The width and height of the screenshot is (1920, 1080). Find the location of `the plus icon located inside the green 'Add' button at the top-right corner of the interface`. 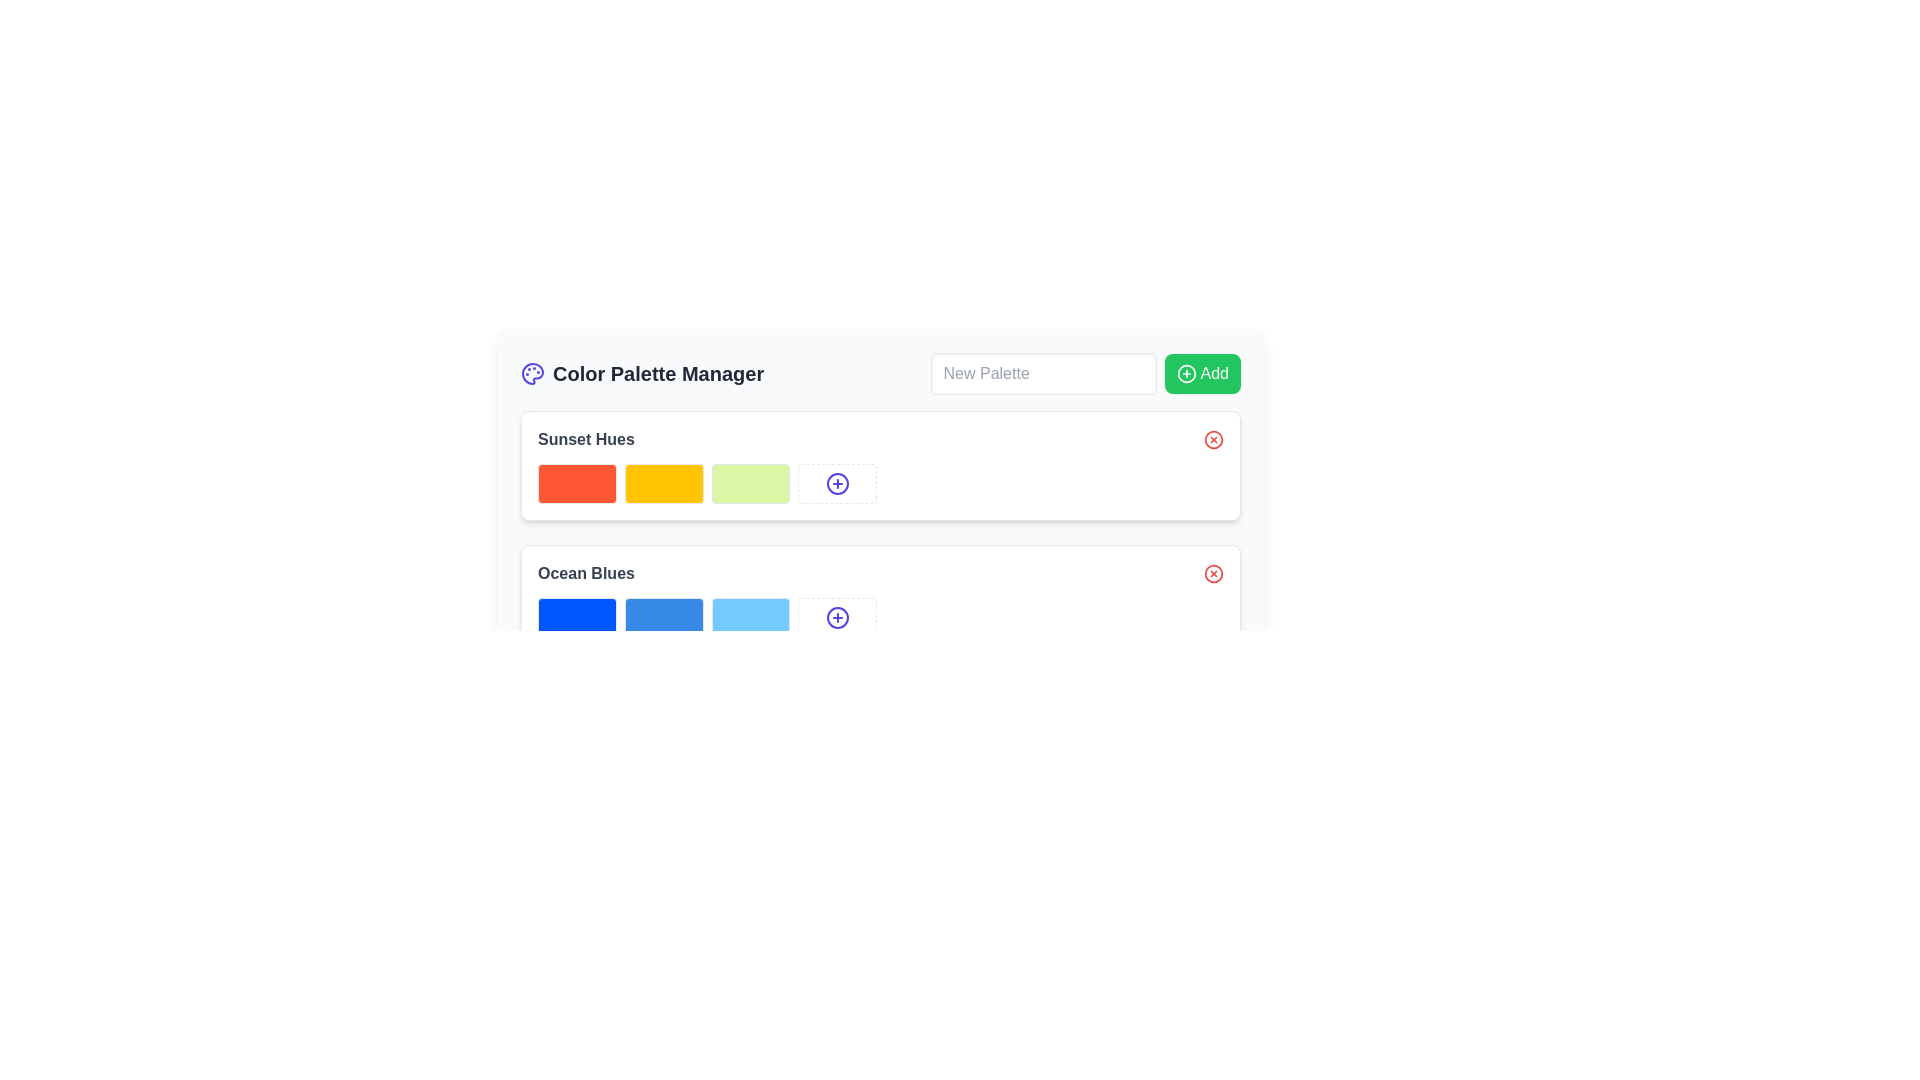

the plus icon located inside the green 'Add' button at the top-right corner of the interface is located at coordinates (1186, 374).